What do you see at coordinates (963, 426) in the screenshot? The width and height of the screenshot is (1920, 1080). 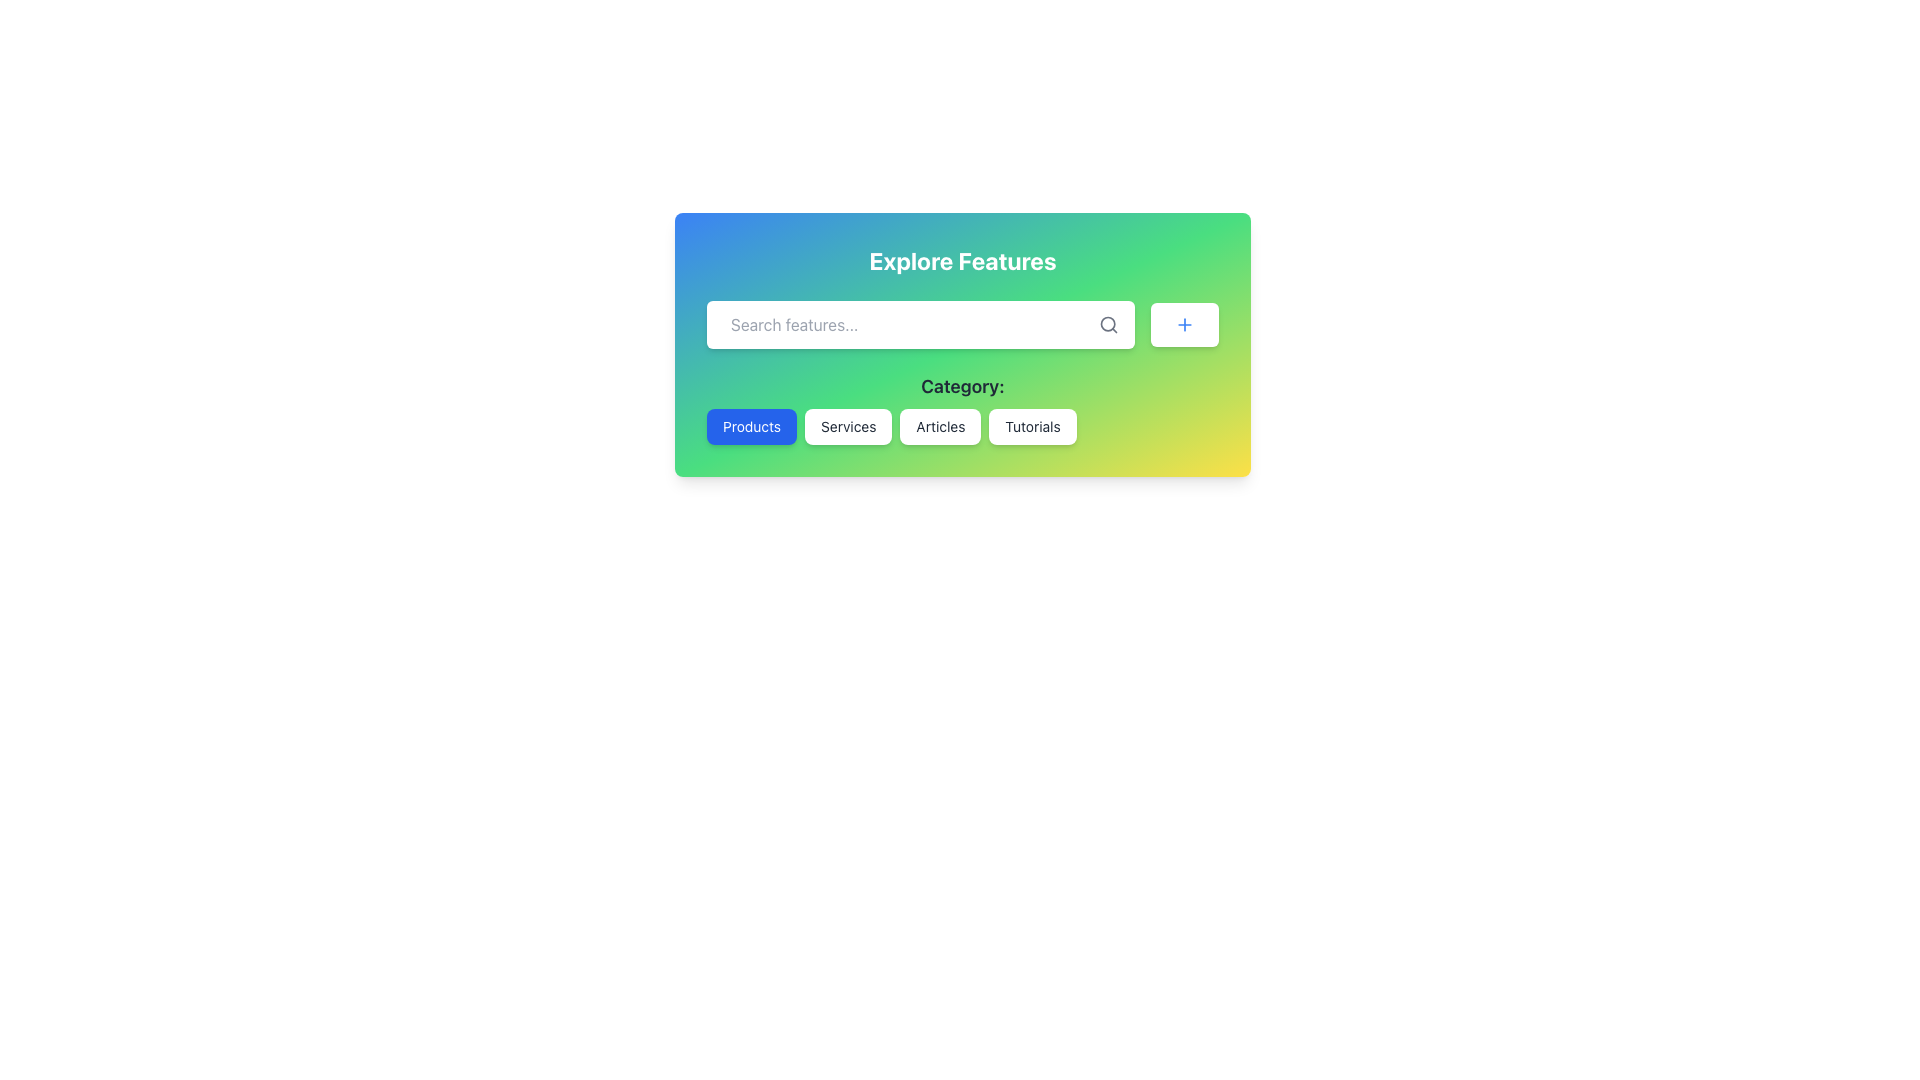 I see `the 'Articles' button located in the navigation group under the 'Category:' label to filter content related to articles` at bounding box center [963, 426].